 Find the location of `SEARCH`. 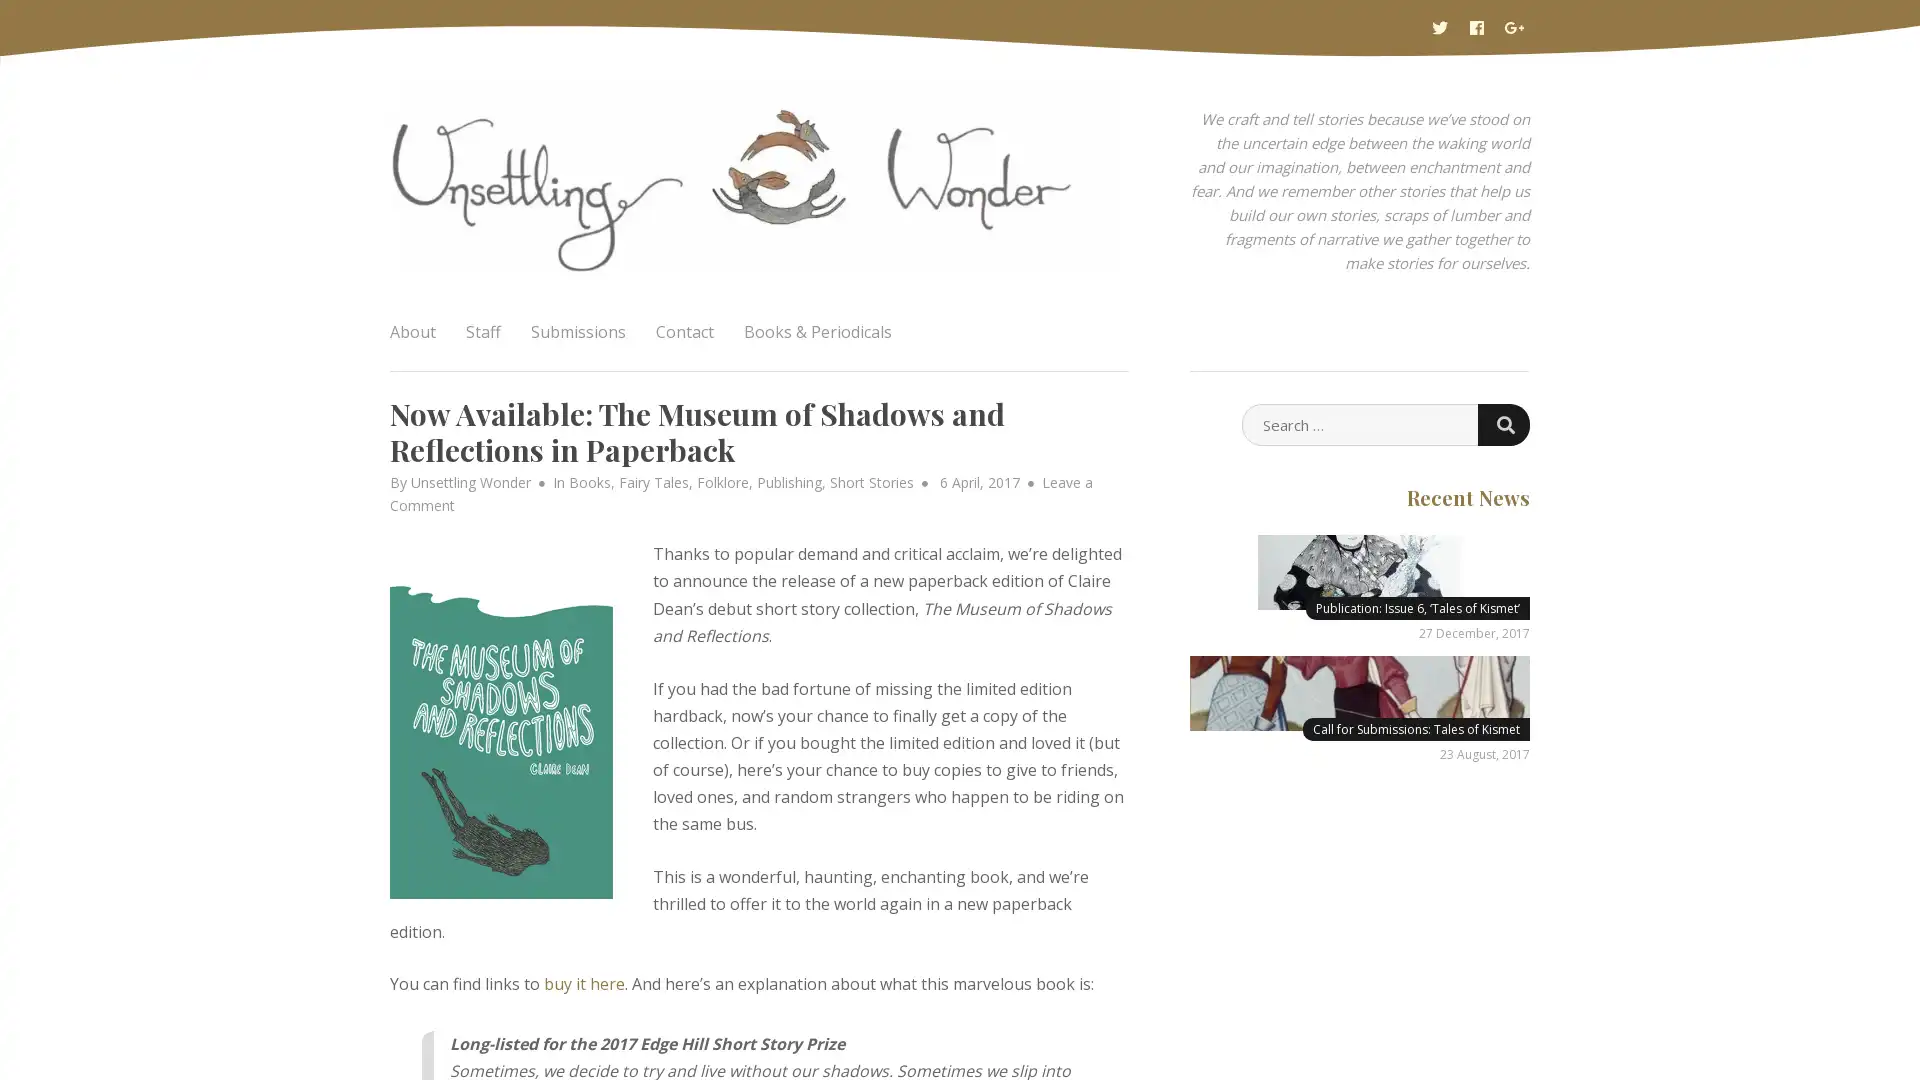

SEARCH is located at coordinates (1503, 423).